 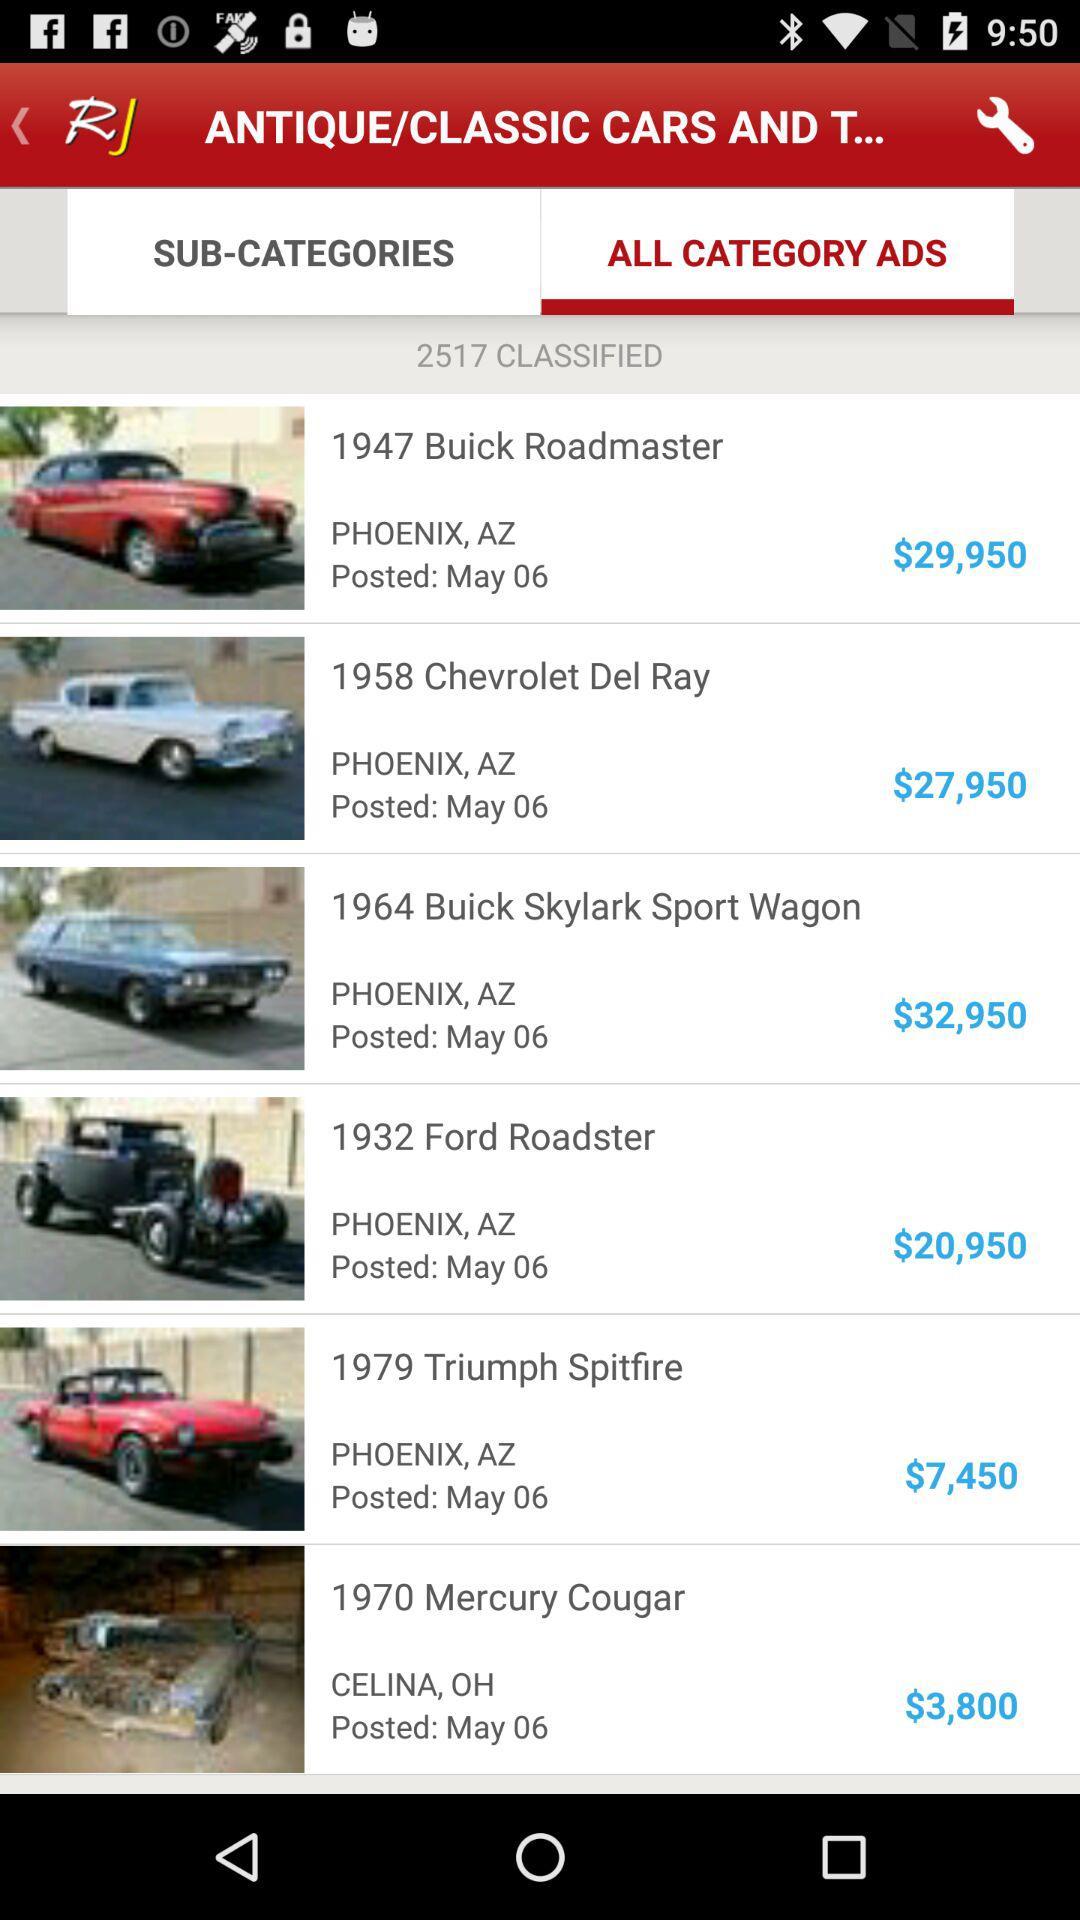 I want to click on the icon above the phoenix, az app, so click(x=666, y=1135).